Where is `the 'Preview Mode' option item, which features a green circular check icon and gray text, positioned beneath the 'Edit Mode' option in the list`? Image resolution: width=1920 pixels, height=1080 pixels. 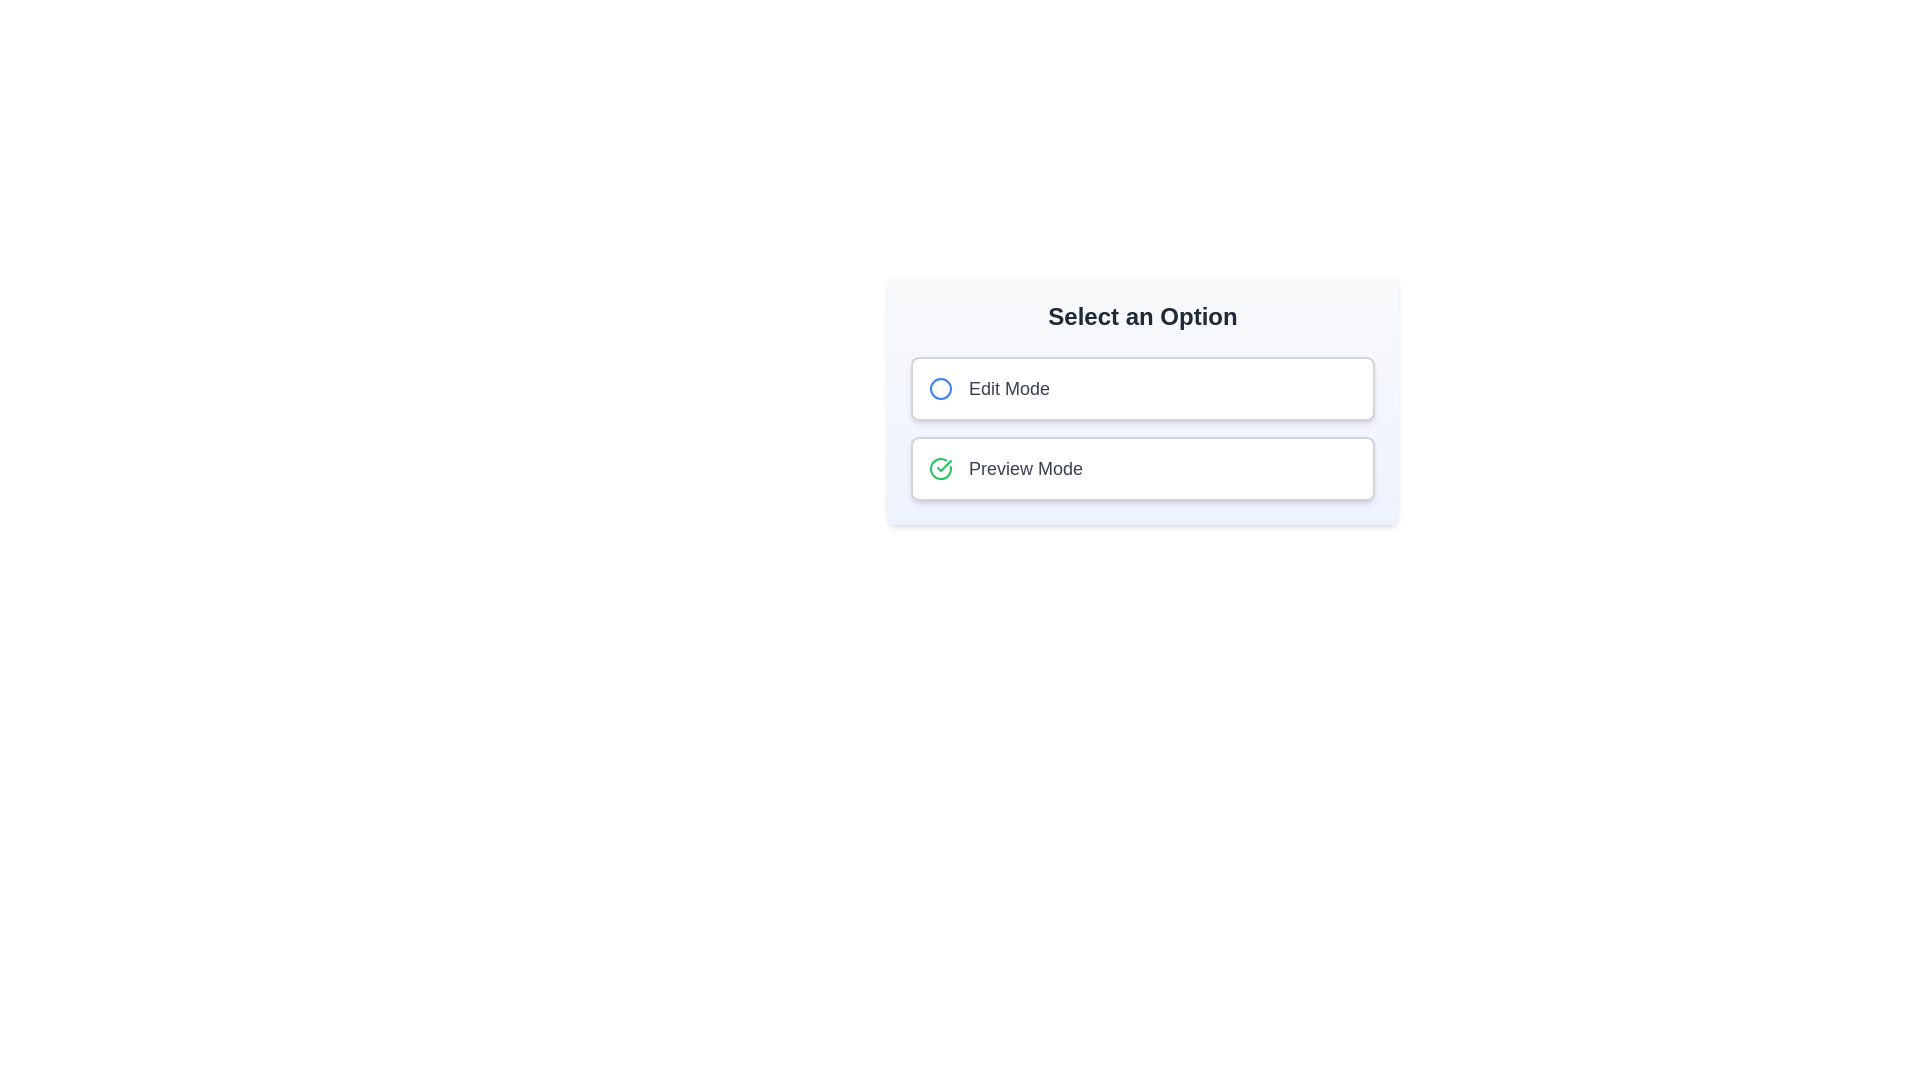
the 'Preview Mode' option item, which features a green circular check icon and gray text, positioned beneath the 'Edit Mode' option in the list is located at coordinates (1006, 469).